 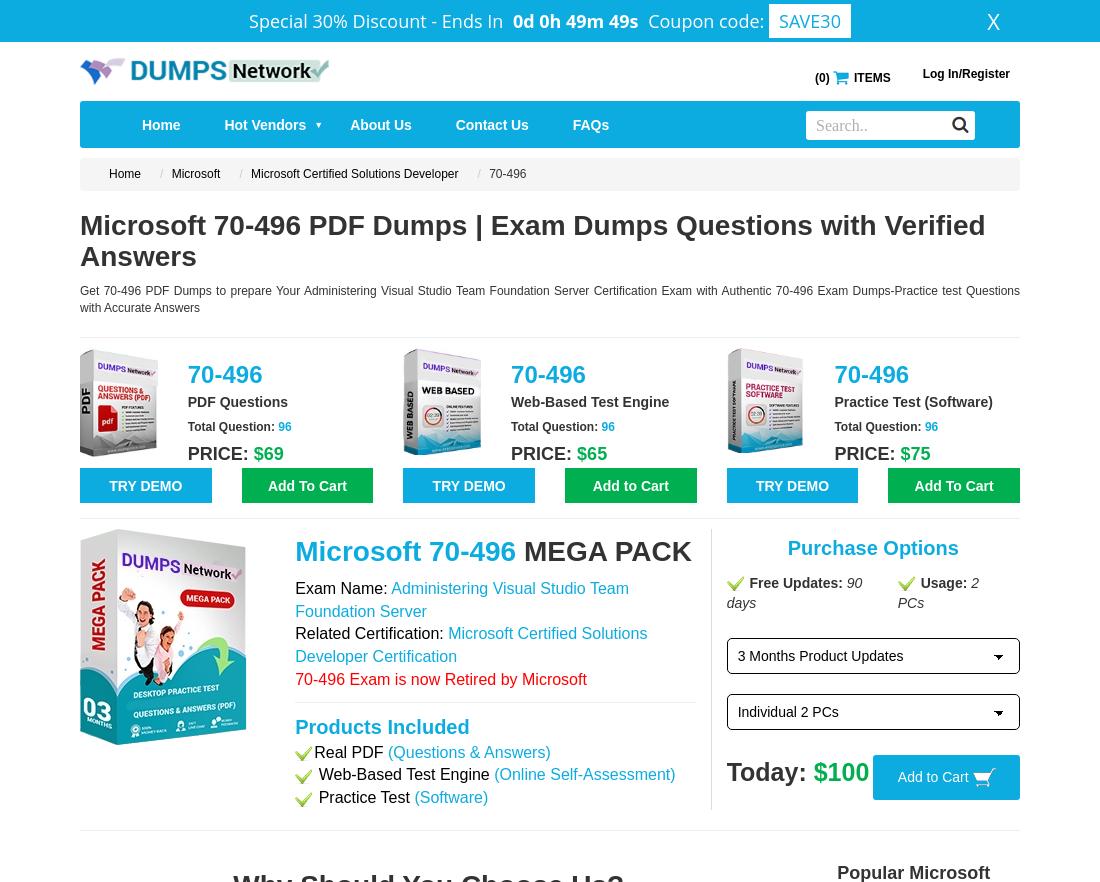 What do you see at coordinates (363, 796) in the screenshot?
I see `'Practice Test'` at bounding box center [363, 796].